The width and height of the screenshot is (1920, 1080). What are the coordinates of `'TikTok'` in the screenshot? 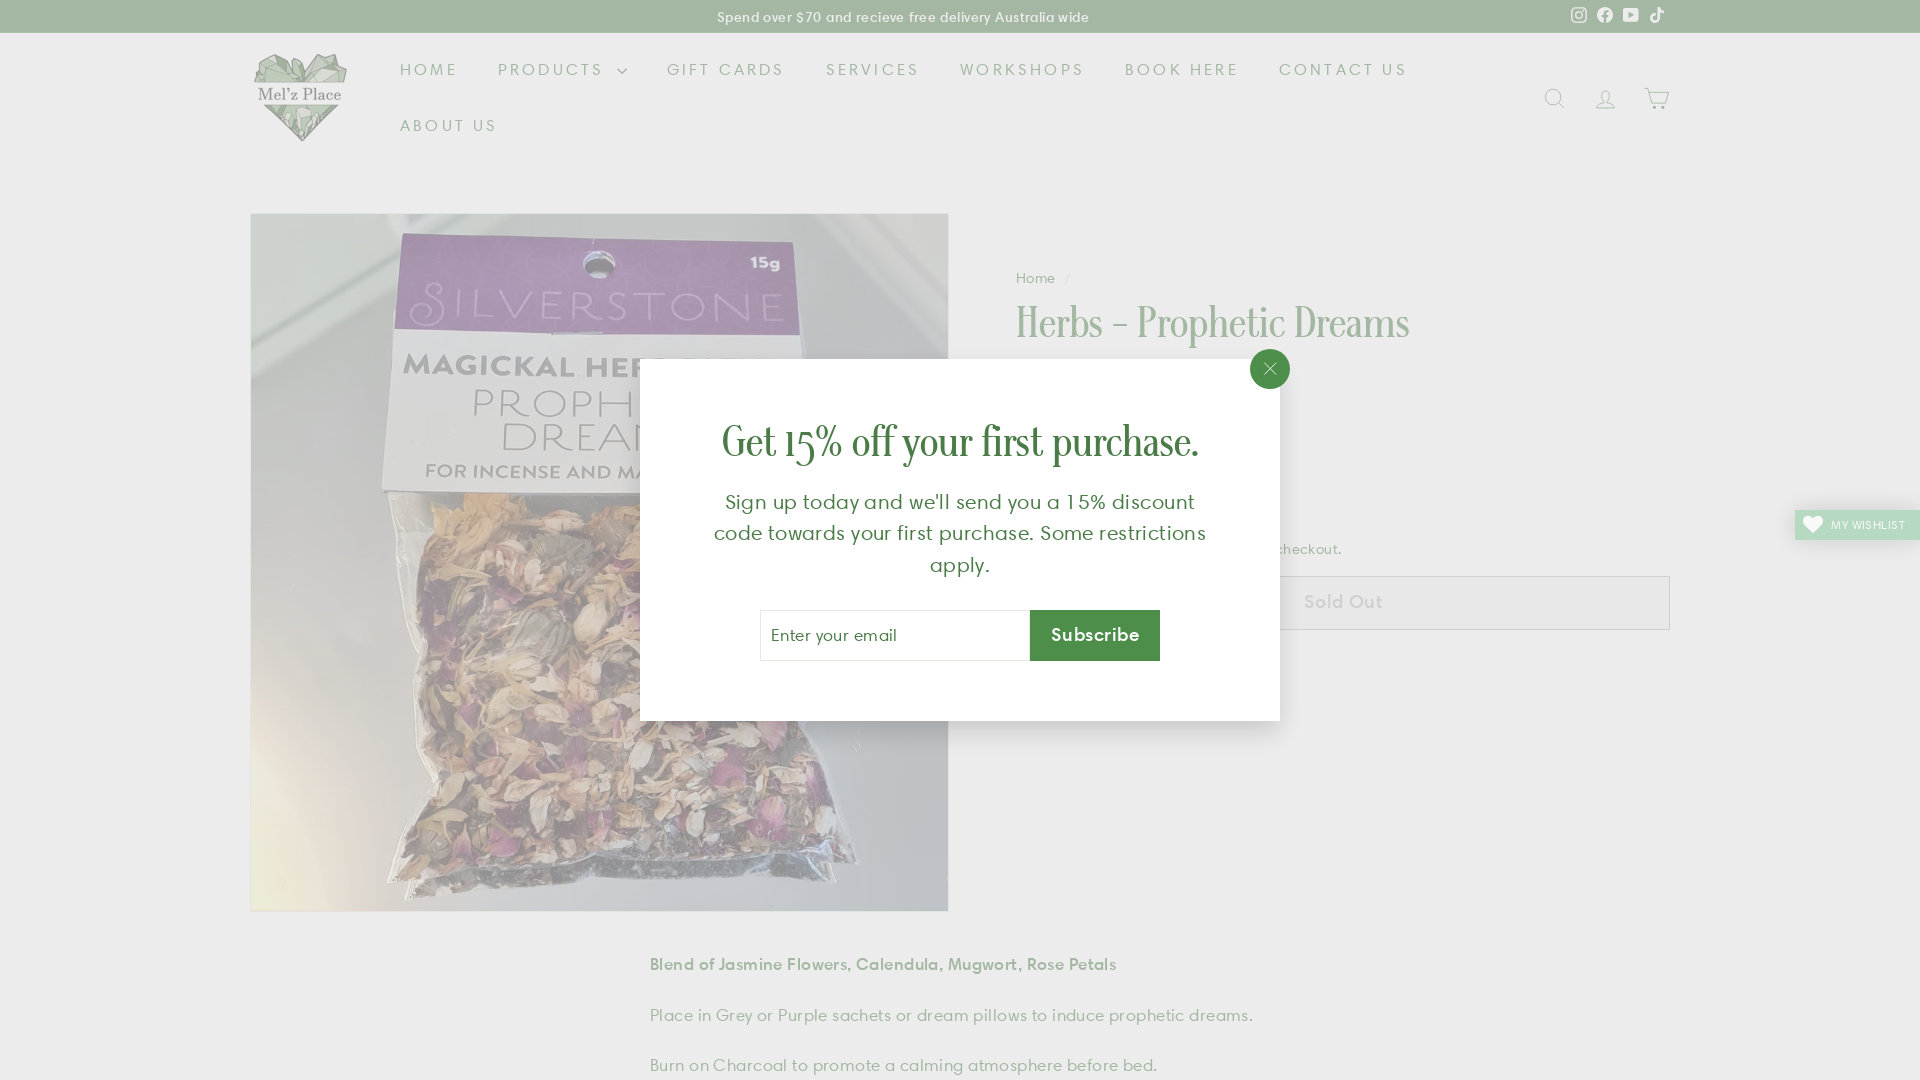 It's located at (1643, 16).